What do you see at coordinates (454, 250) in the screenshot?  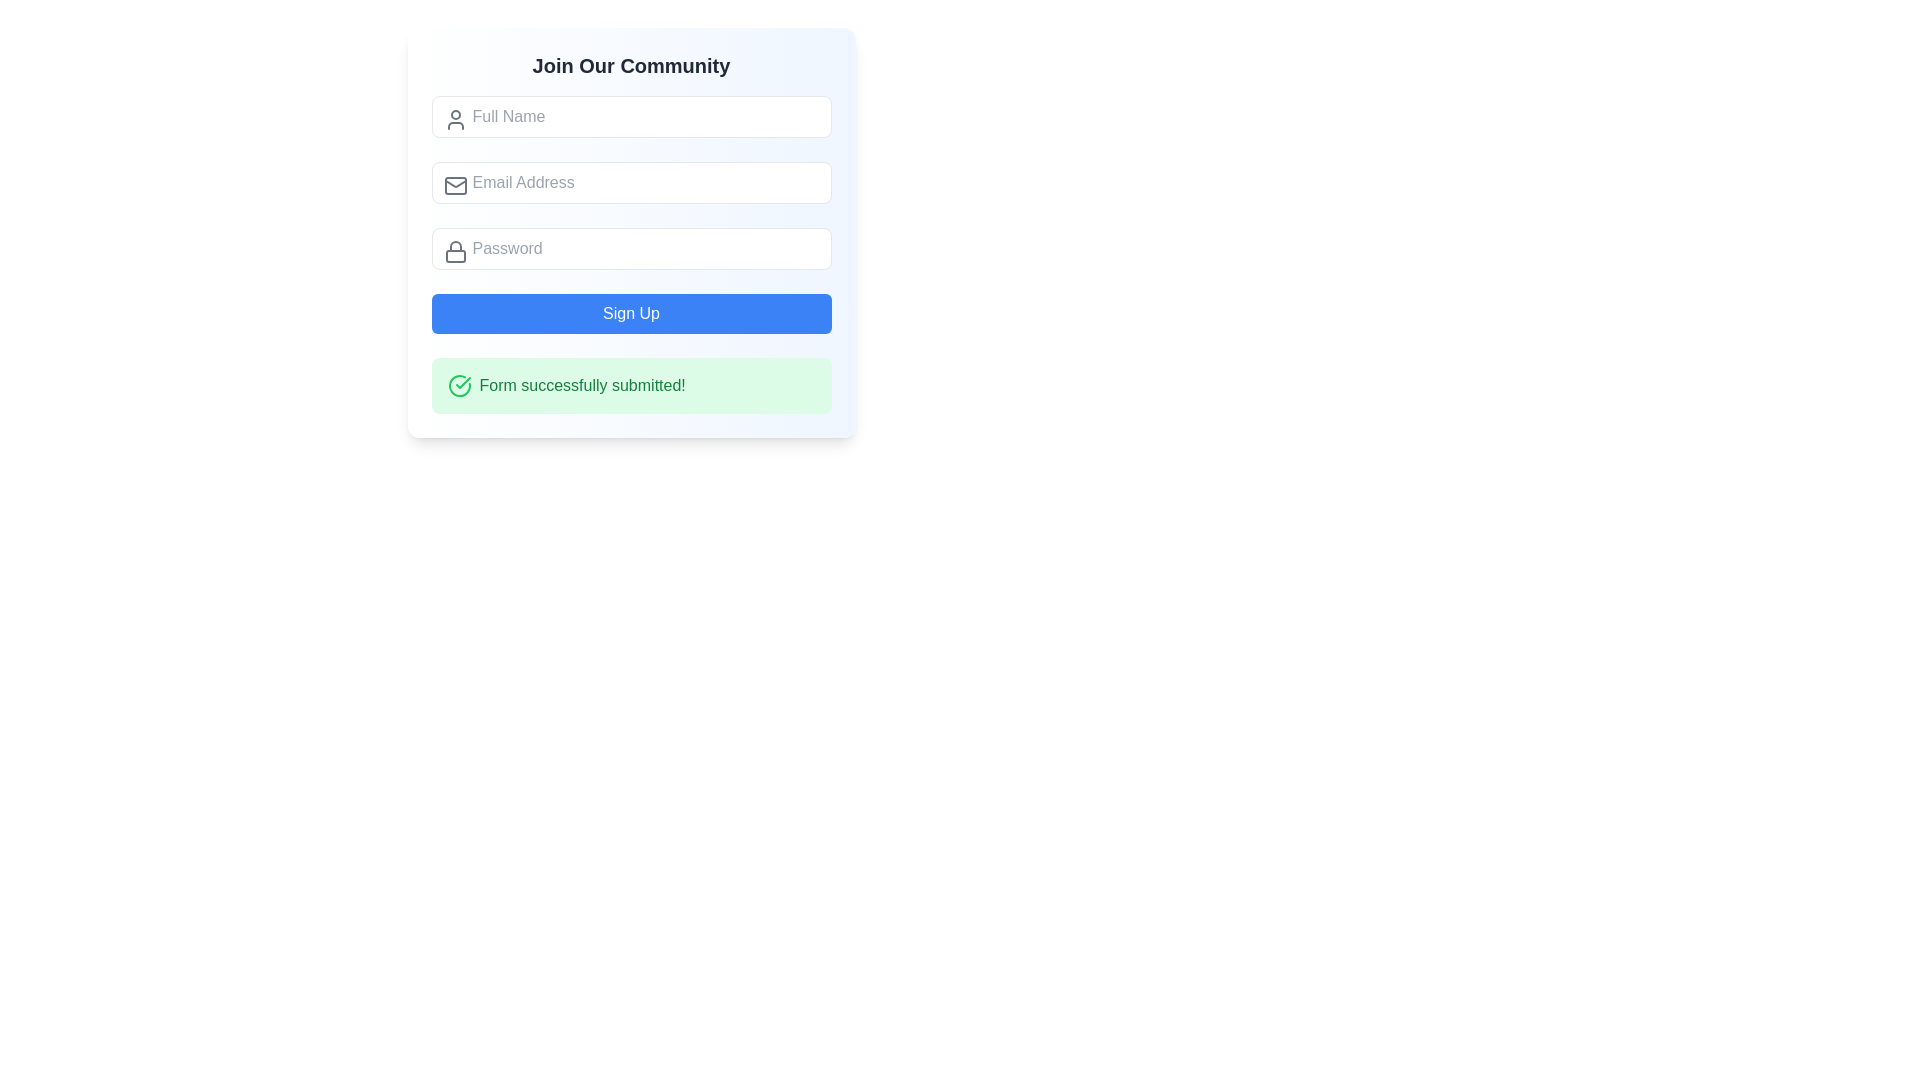 I see `the small gray padlock icon located at the top left corner of the password input field, which serves as a visual indicator of the input field's purpose` at bounding box center [454, 250].